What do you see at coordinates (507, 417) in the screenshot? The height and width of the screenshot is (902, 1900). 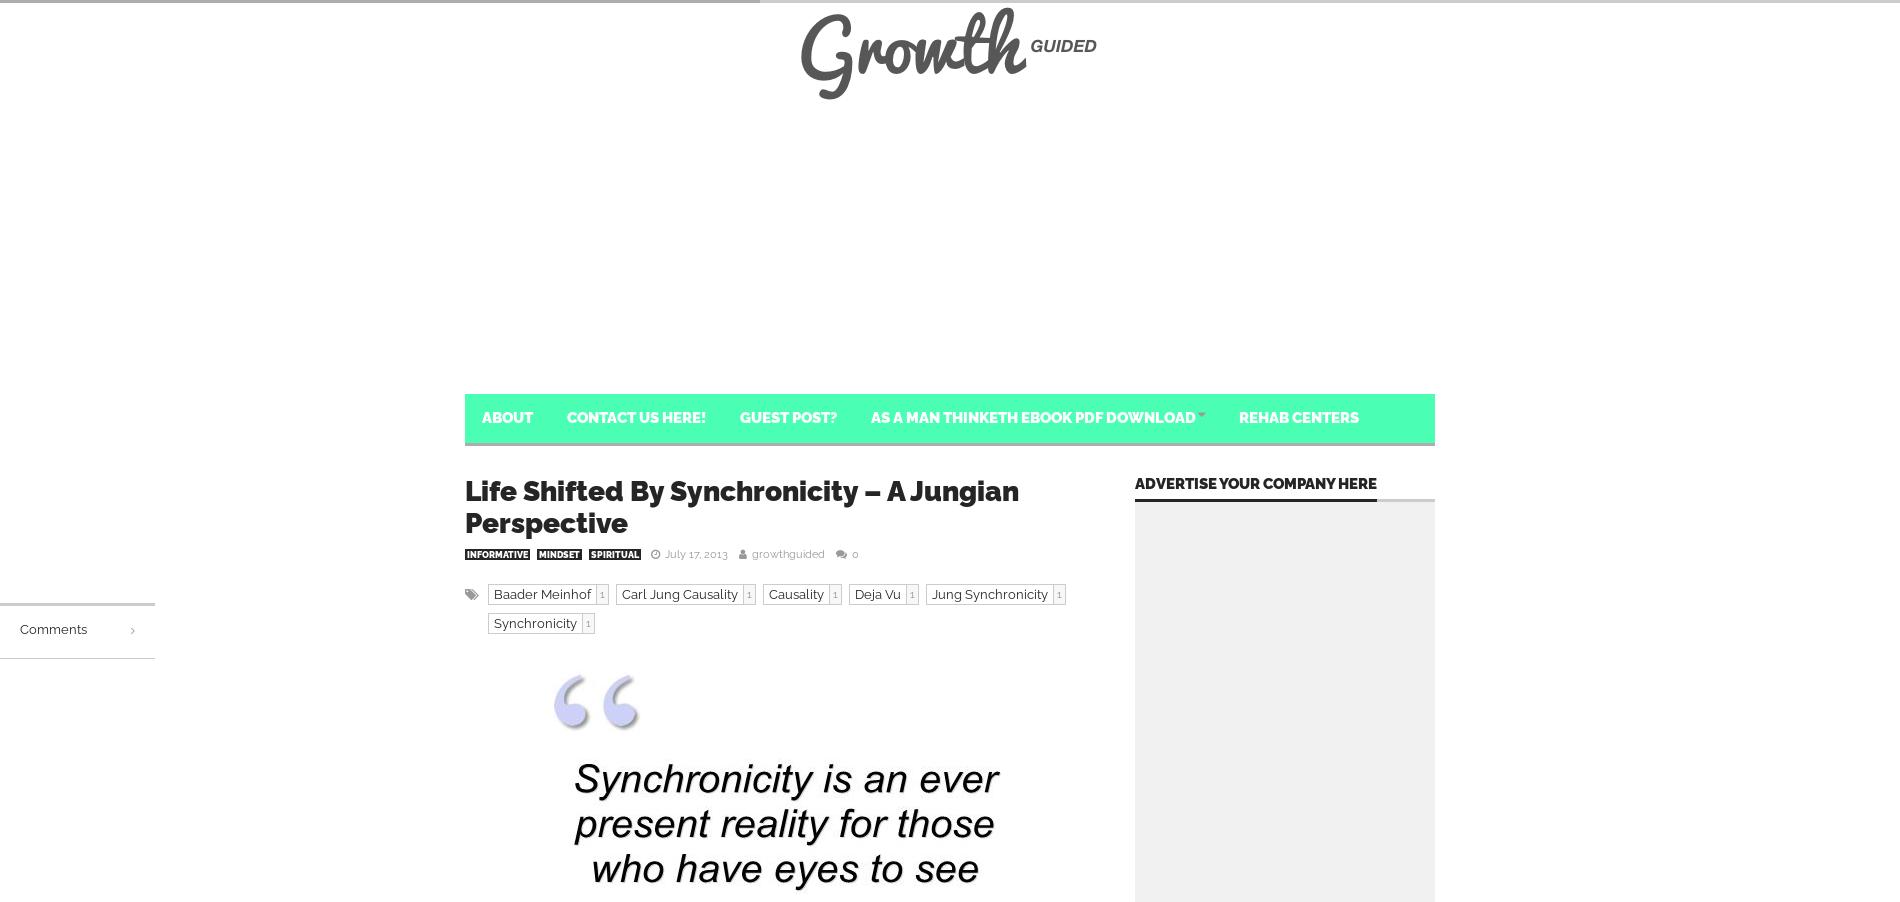 I see `'About'` at bounding box center [507, 417].